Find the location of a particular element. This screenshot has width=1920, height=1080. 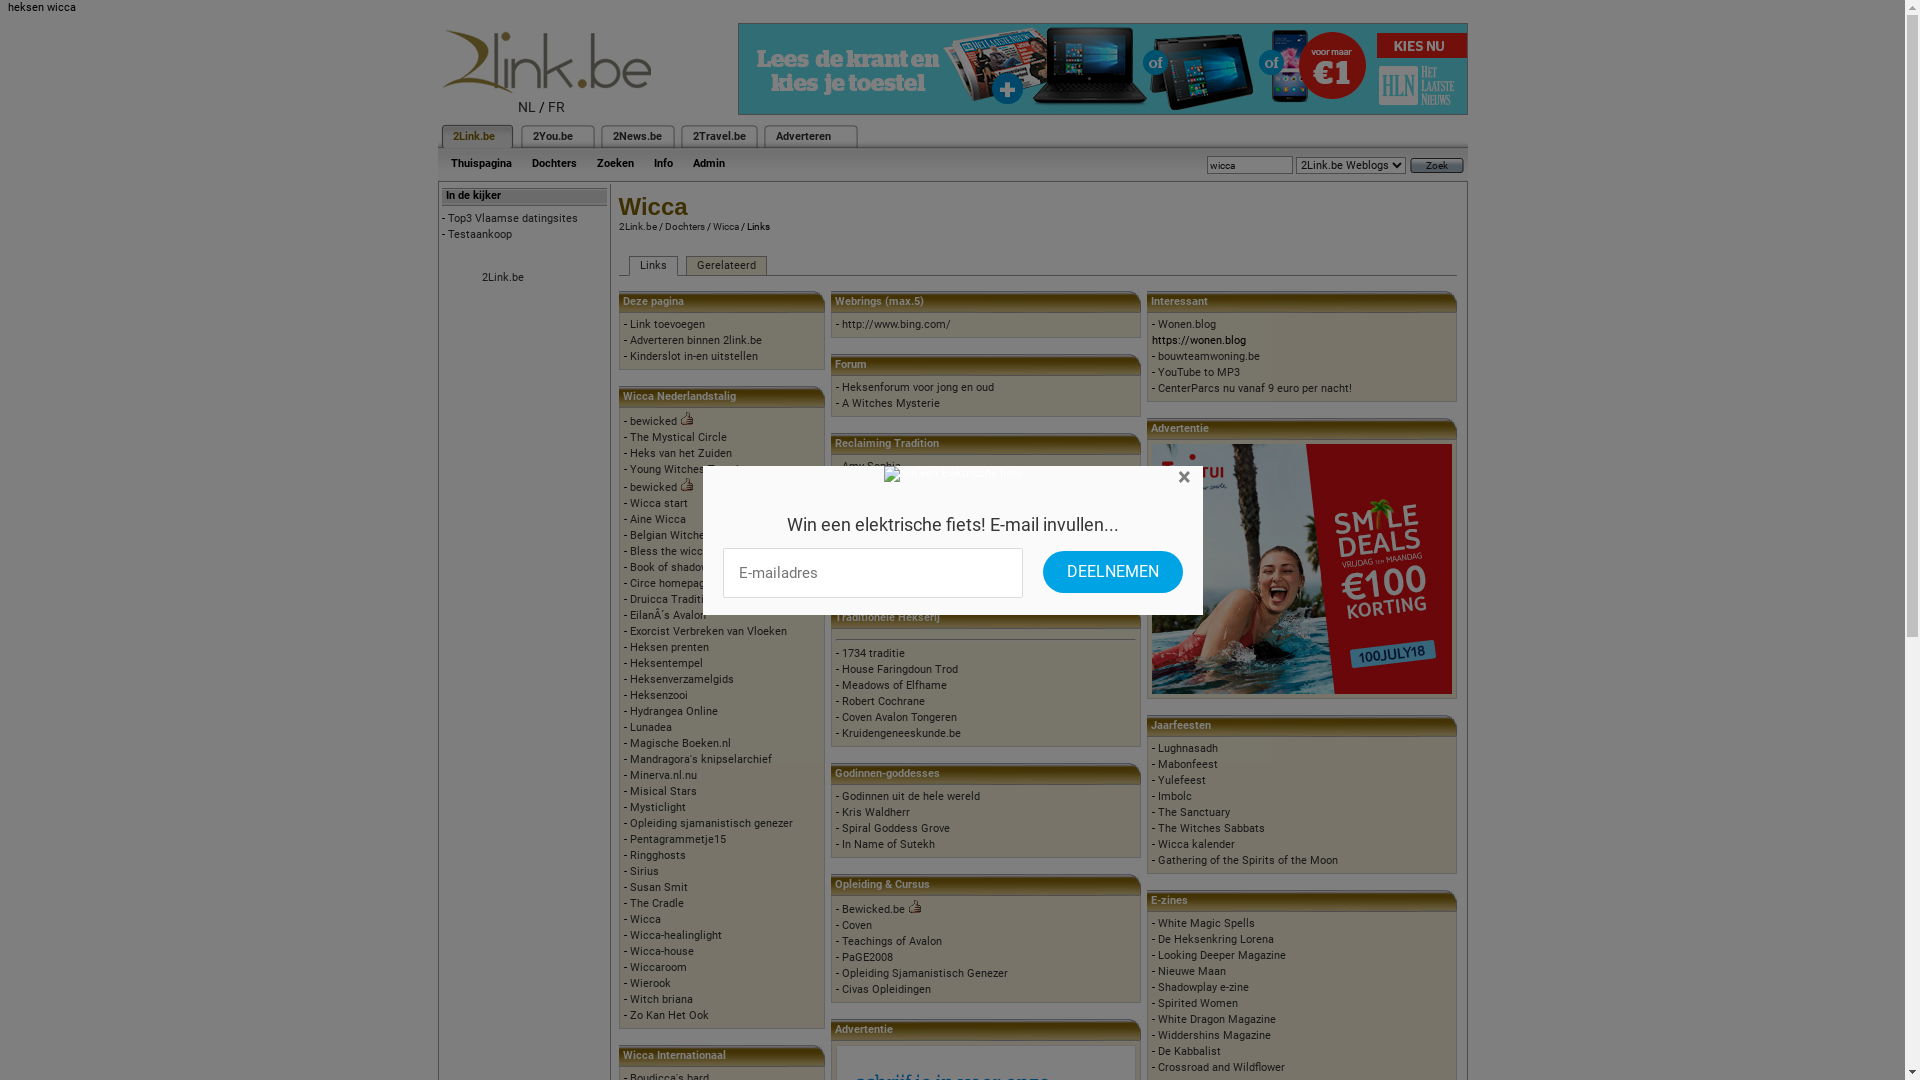

'Hydrangea Online' is located at coordinates (673, 710).